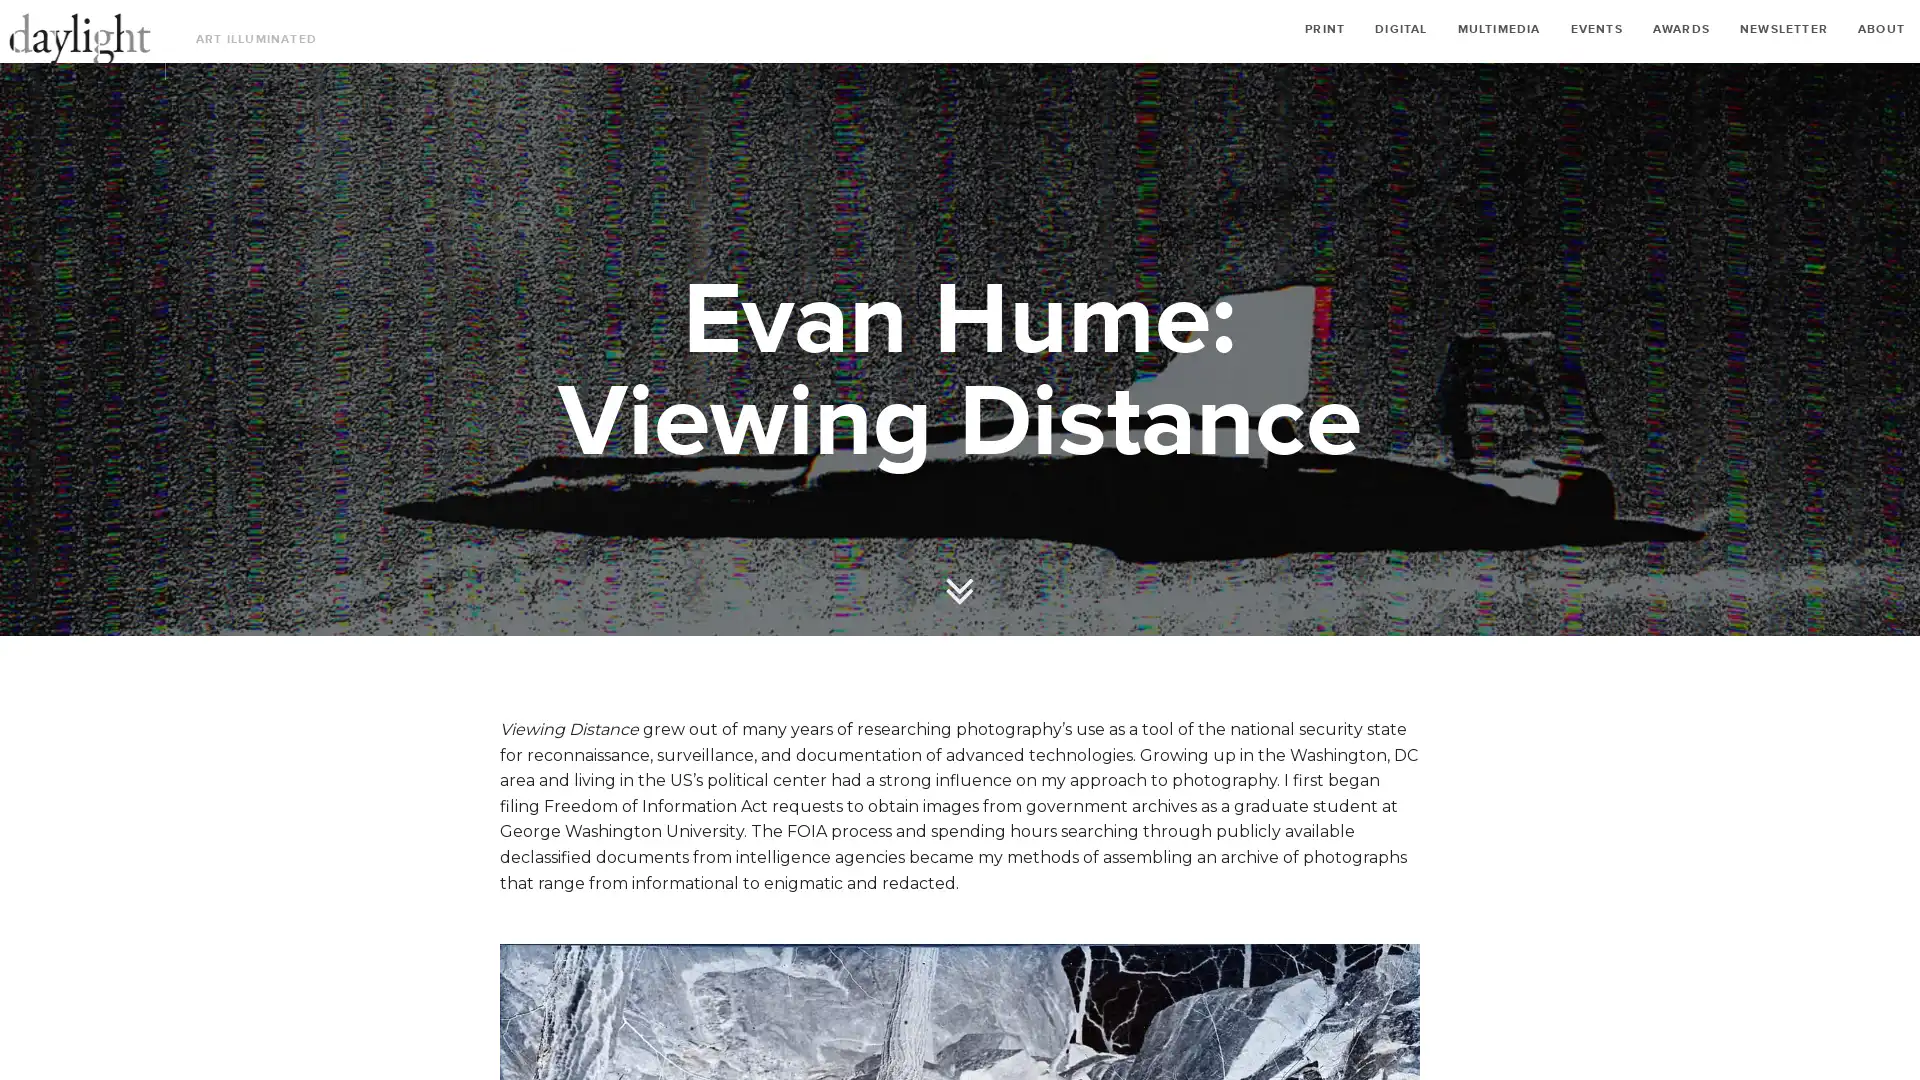  I want to click on Share on Twitter, so click(1343, 985).